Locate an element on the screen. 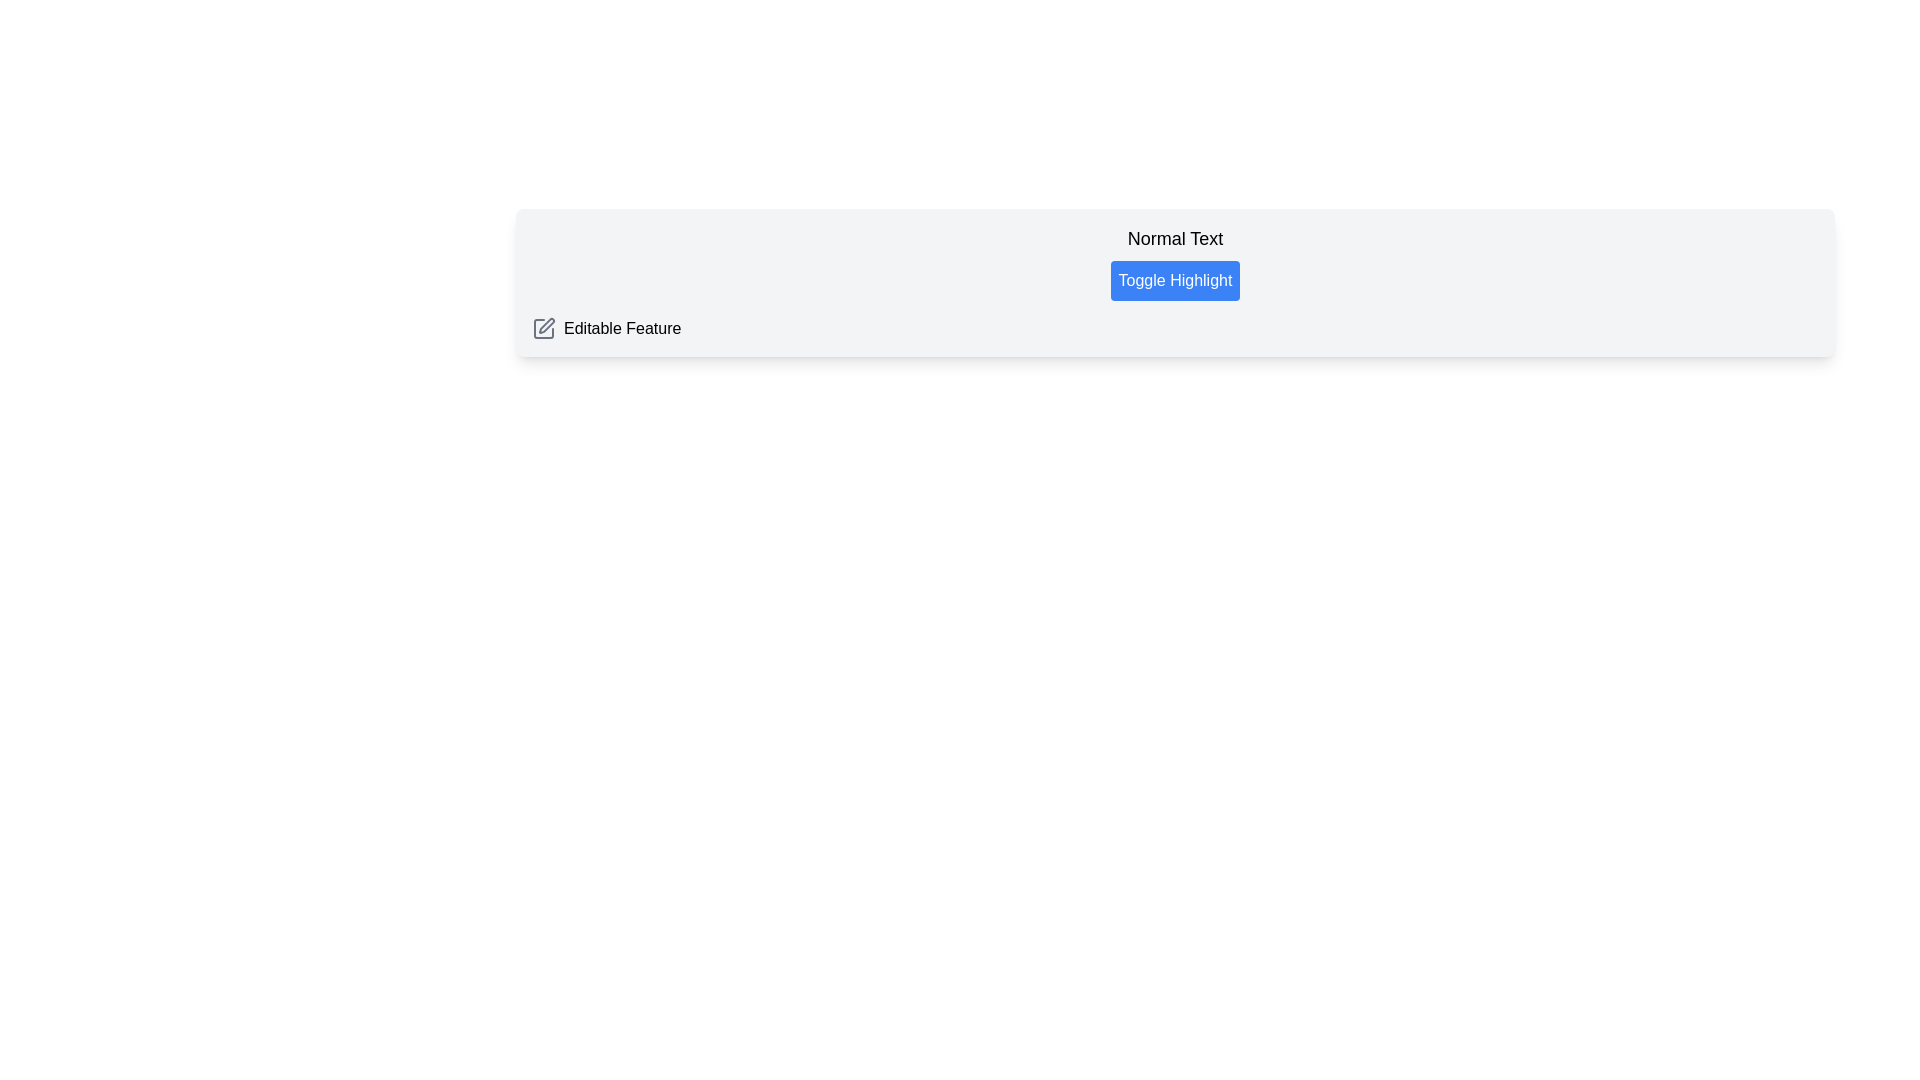 The height and width of the screenshot is (1080, 1920). the blue button with rounded corners labeled 'Toggle Highlight' located below 'Normal Text' is located at coordinates (1175, 281).